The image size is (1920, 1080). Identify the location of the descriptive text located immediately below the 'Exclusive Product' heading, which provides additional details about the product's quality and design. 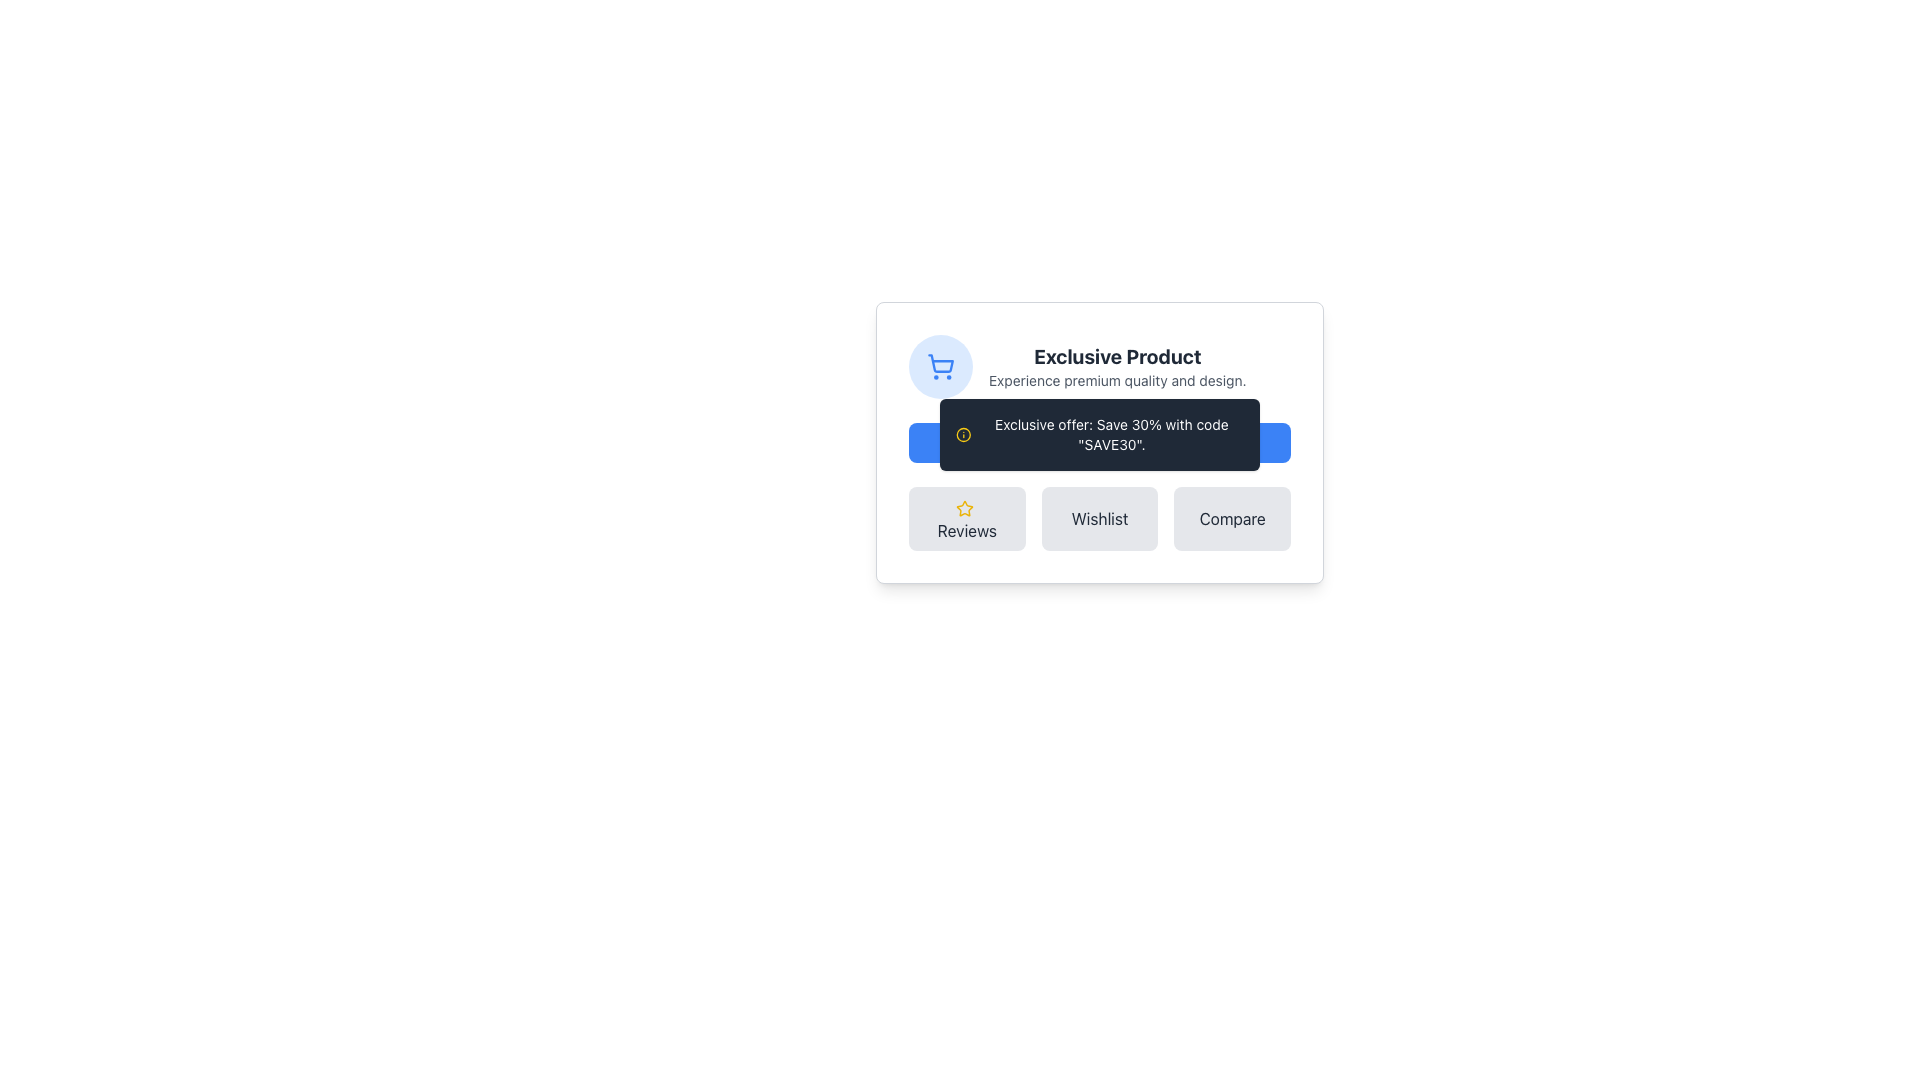
(1116, 381).